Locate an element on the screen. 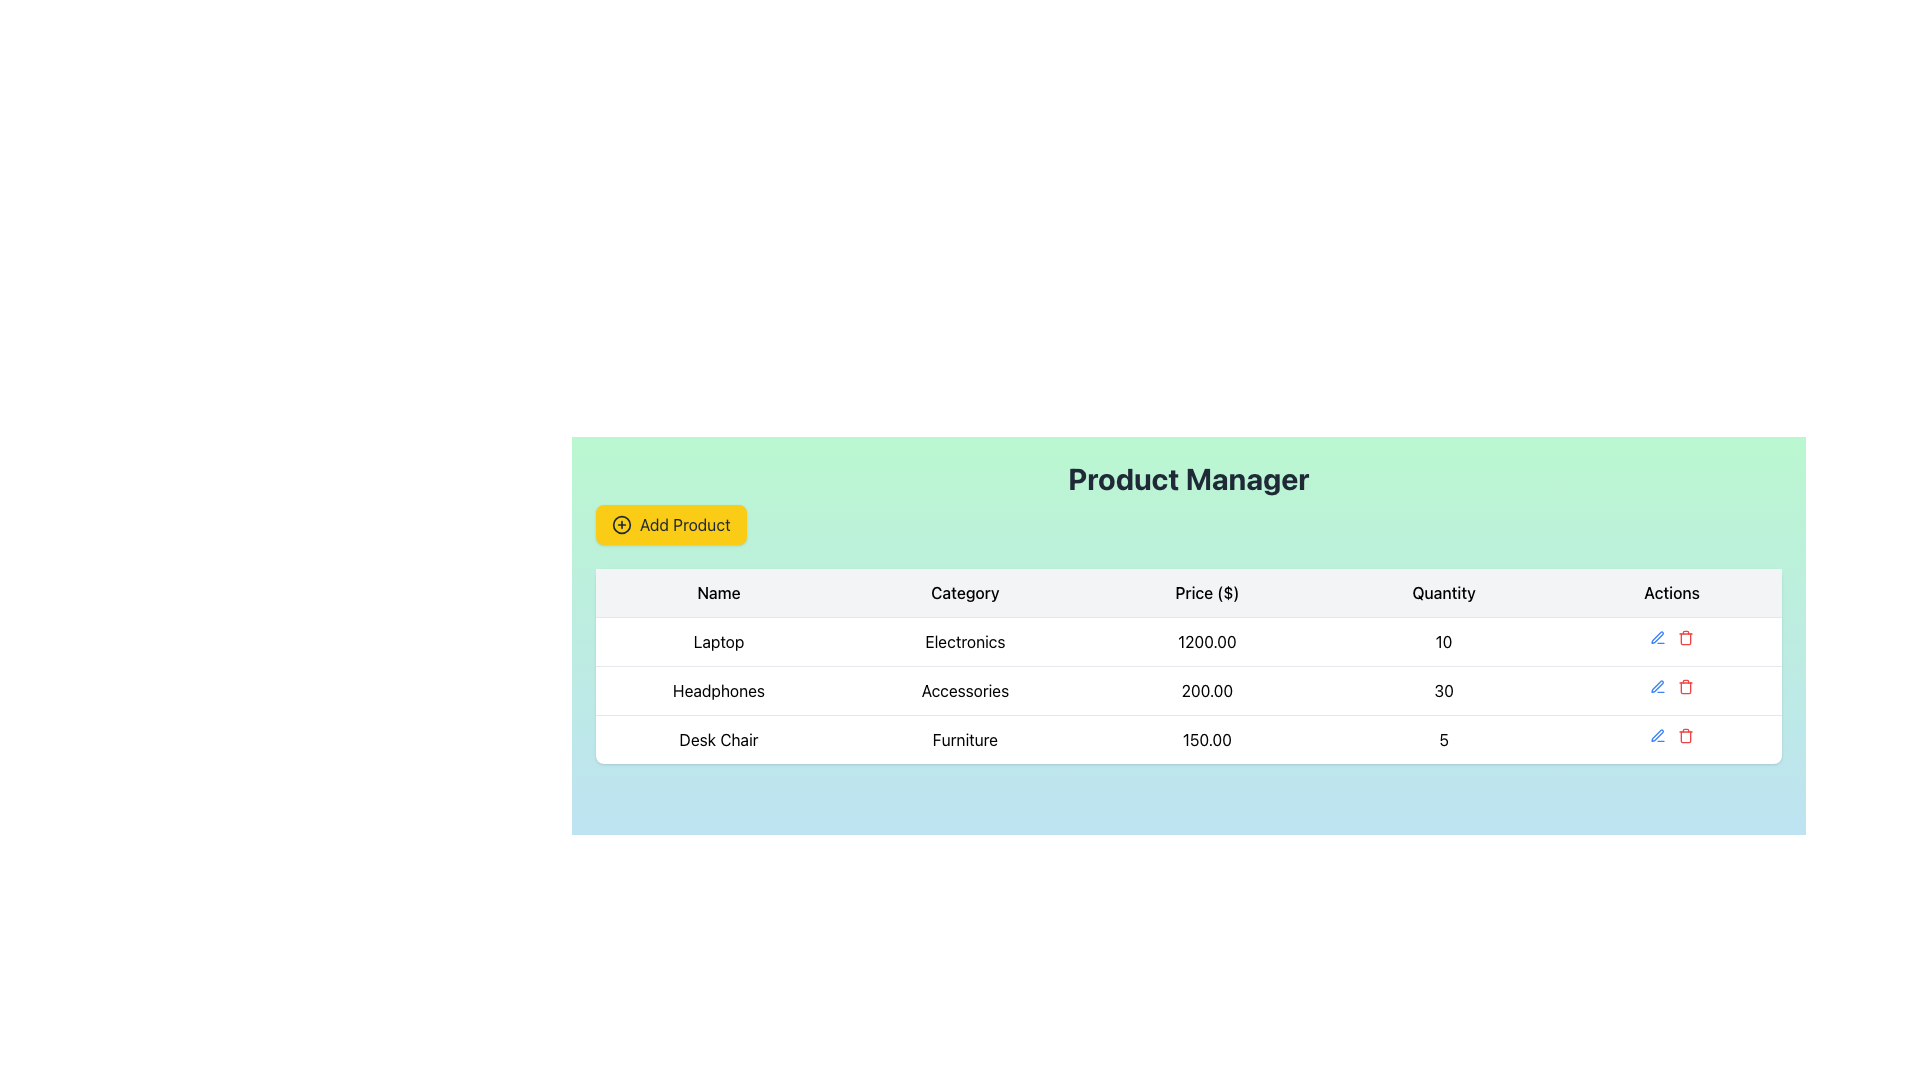 Image resolution: width=1920 pixels, height=1080 pixels. the edit action icon located in the 'Actions' column of the second row of the table is located at coordinates (1657, 637).